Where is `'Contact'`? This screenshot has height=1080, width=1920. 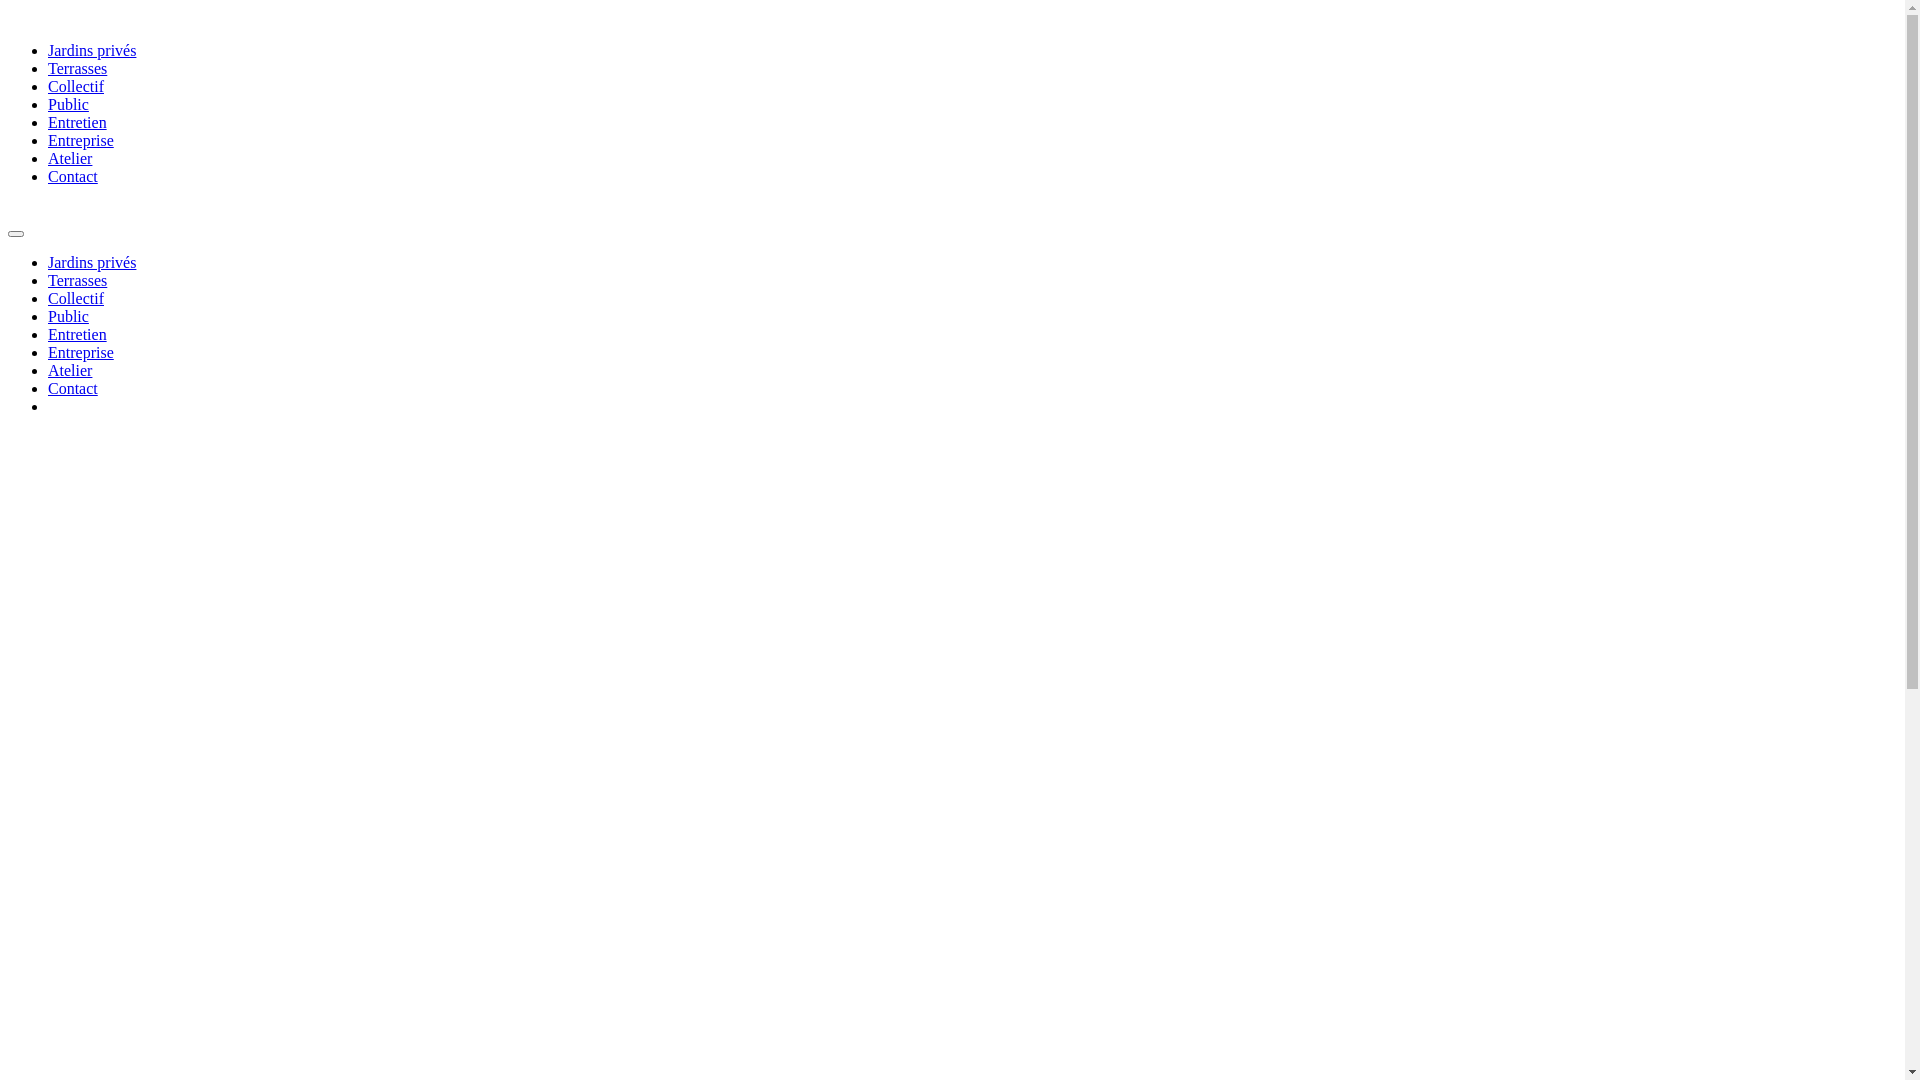 'Contact' is located at coordinates (72, 388).